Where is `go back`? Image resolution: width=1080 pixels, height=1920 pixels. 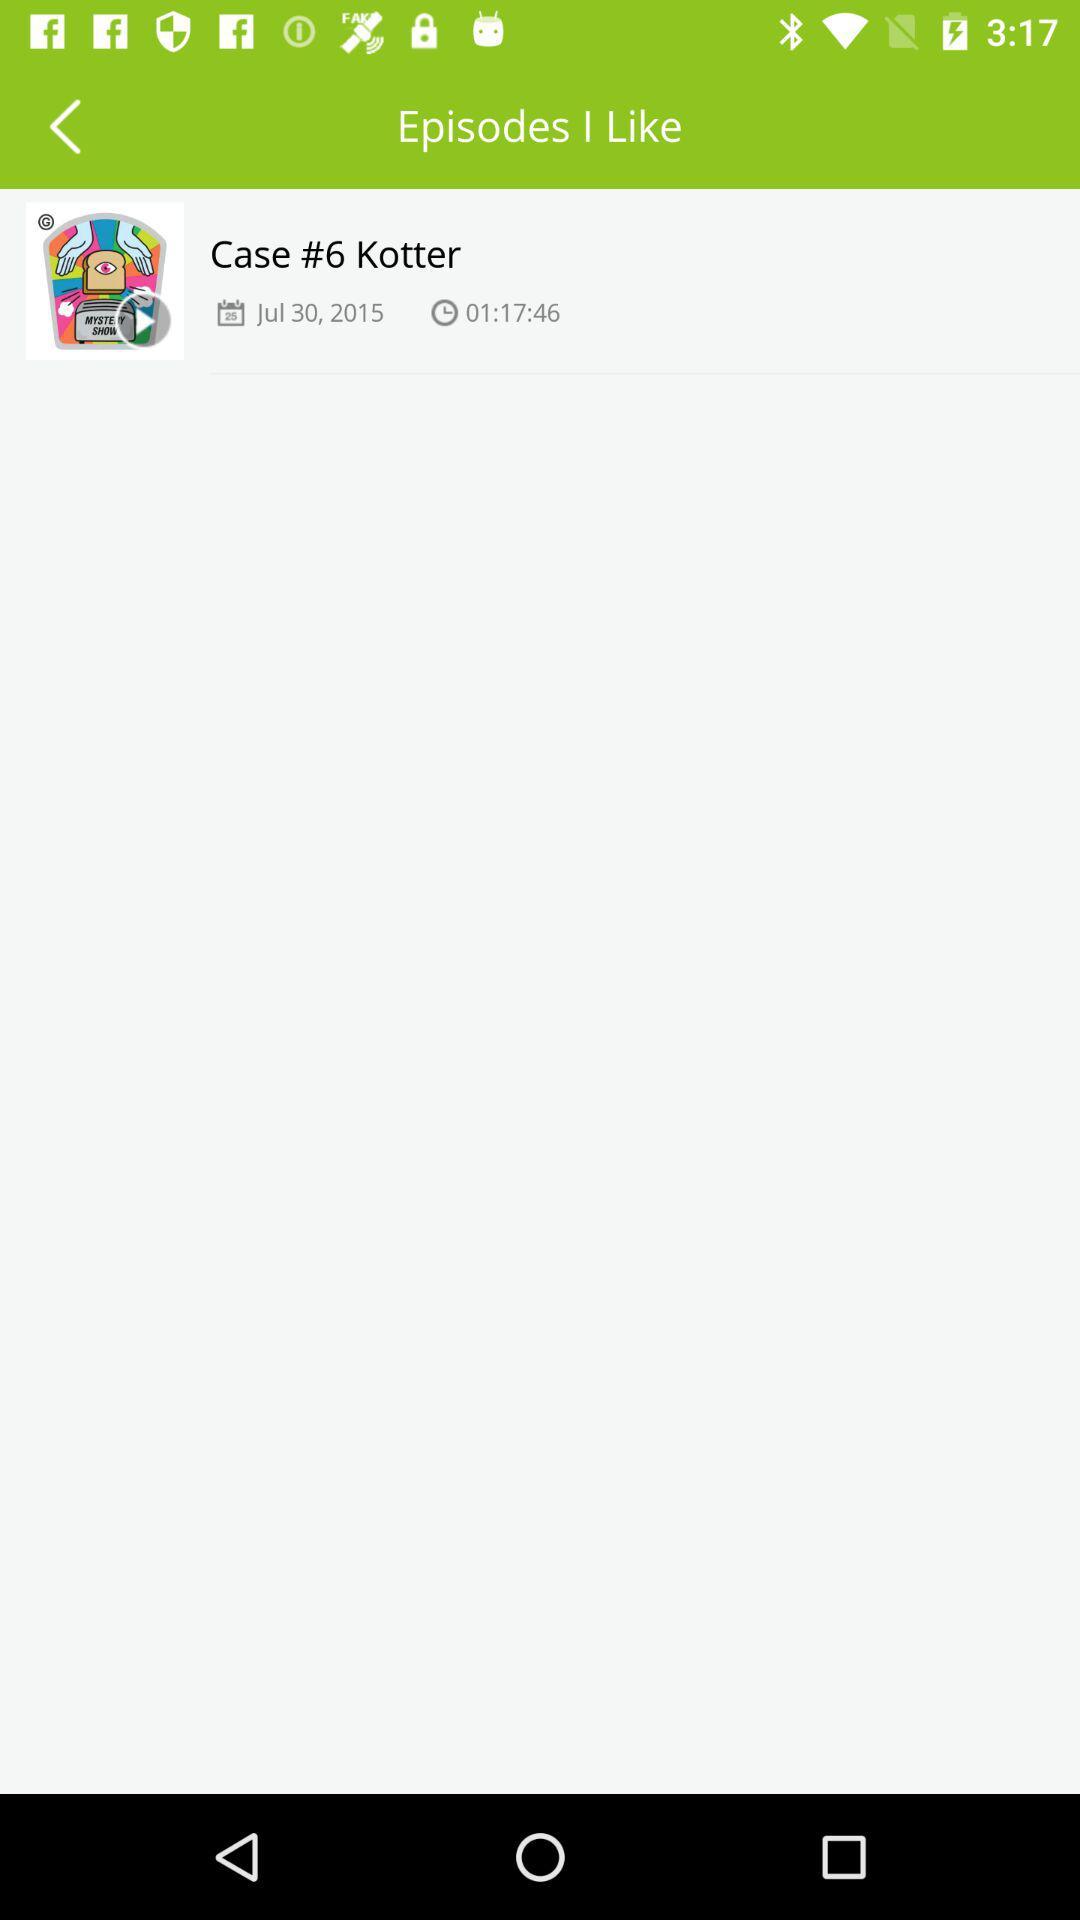 go back is located at coordinates (63, 124).